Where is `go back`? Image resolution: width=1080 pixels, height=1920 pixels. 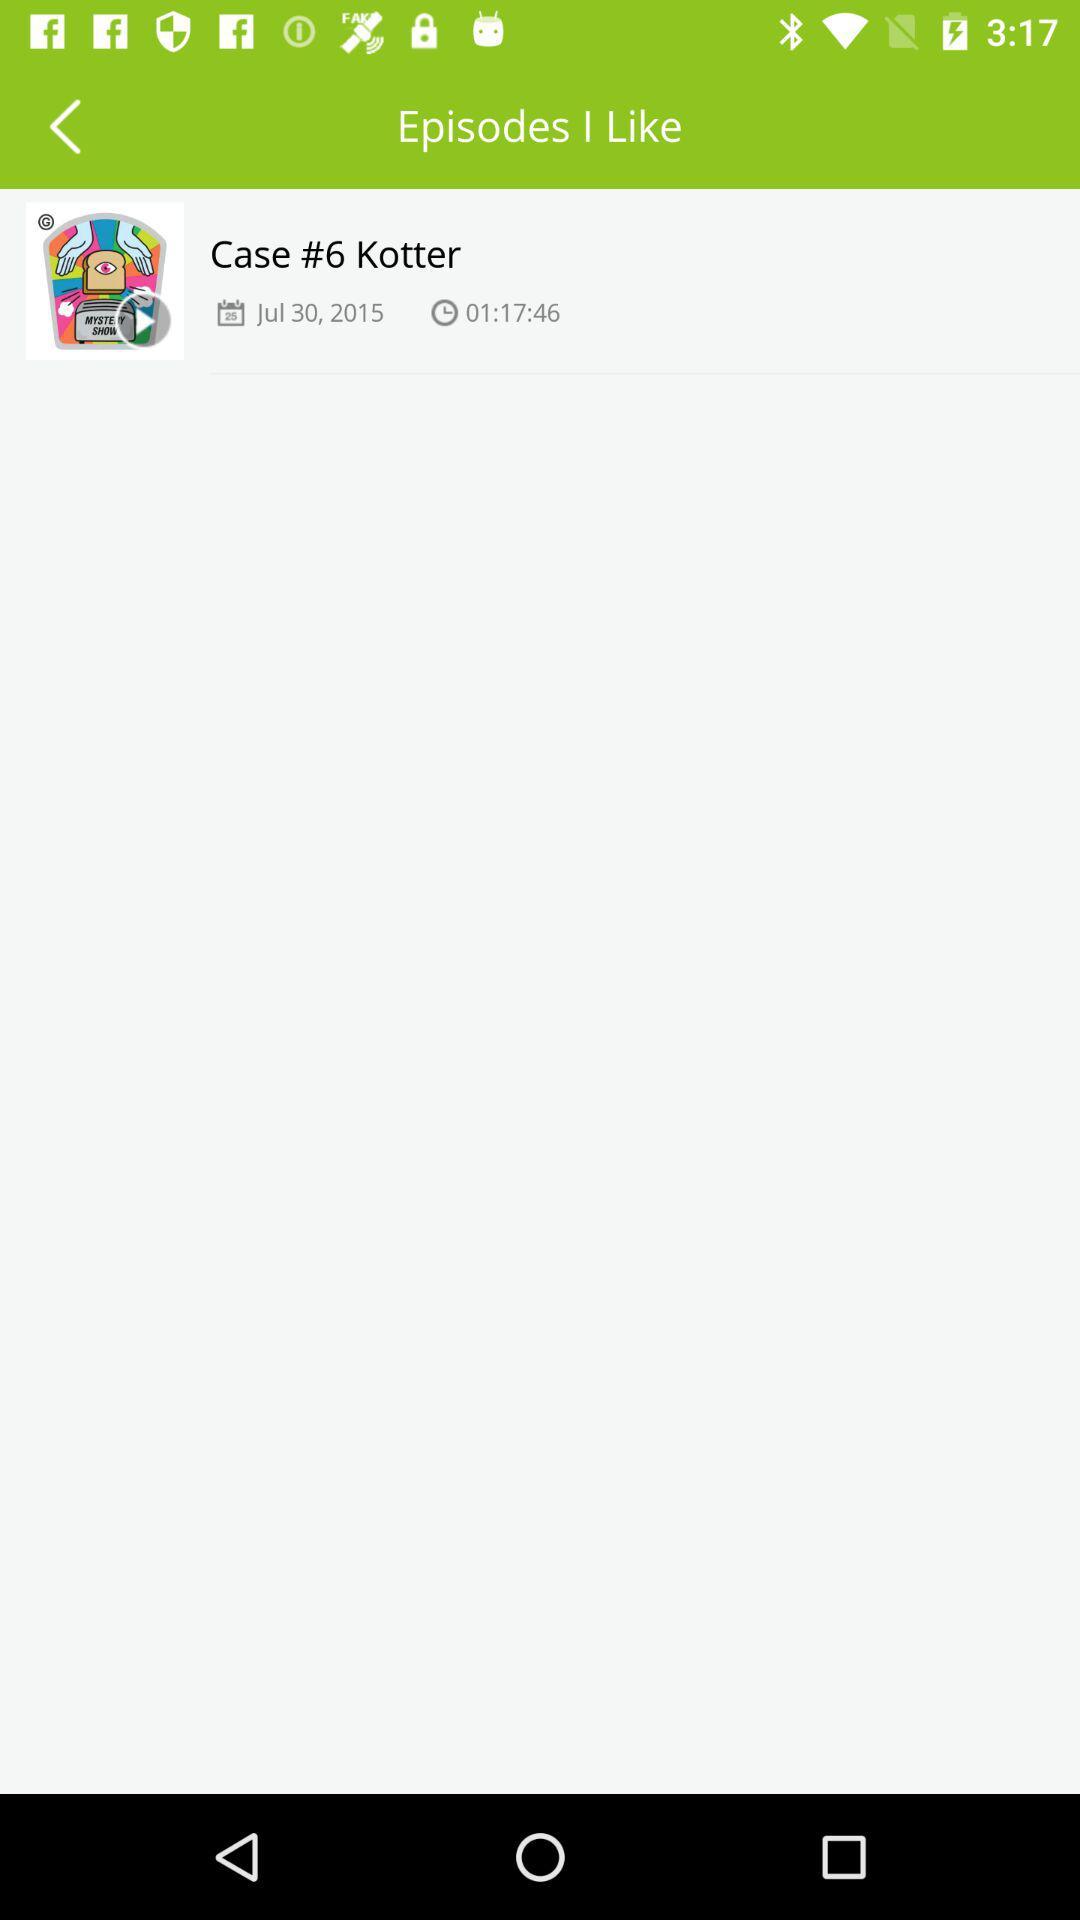 go back is located at coordinates (63, 124).